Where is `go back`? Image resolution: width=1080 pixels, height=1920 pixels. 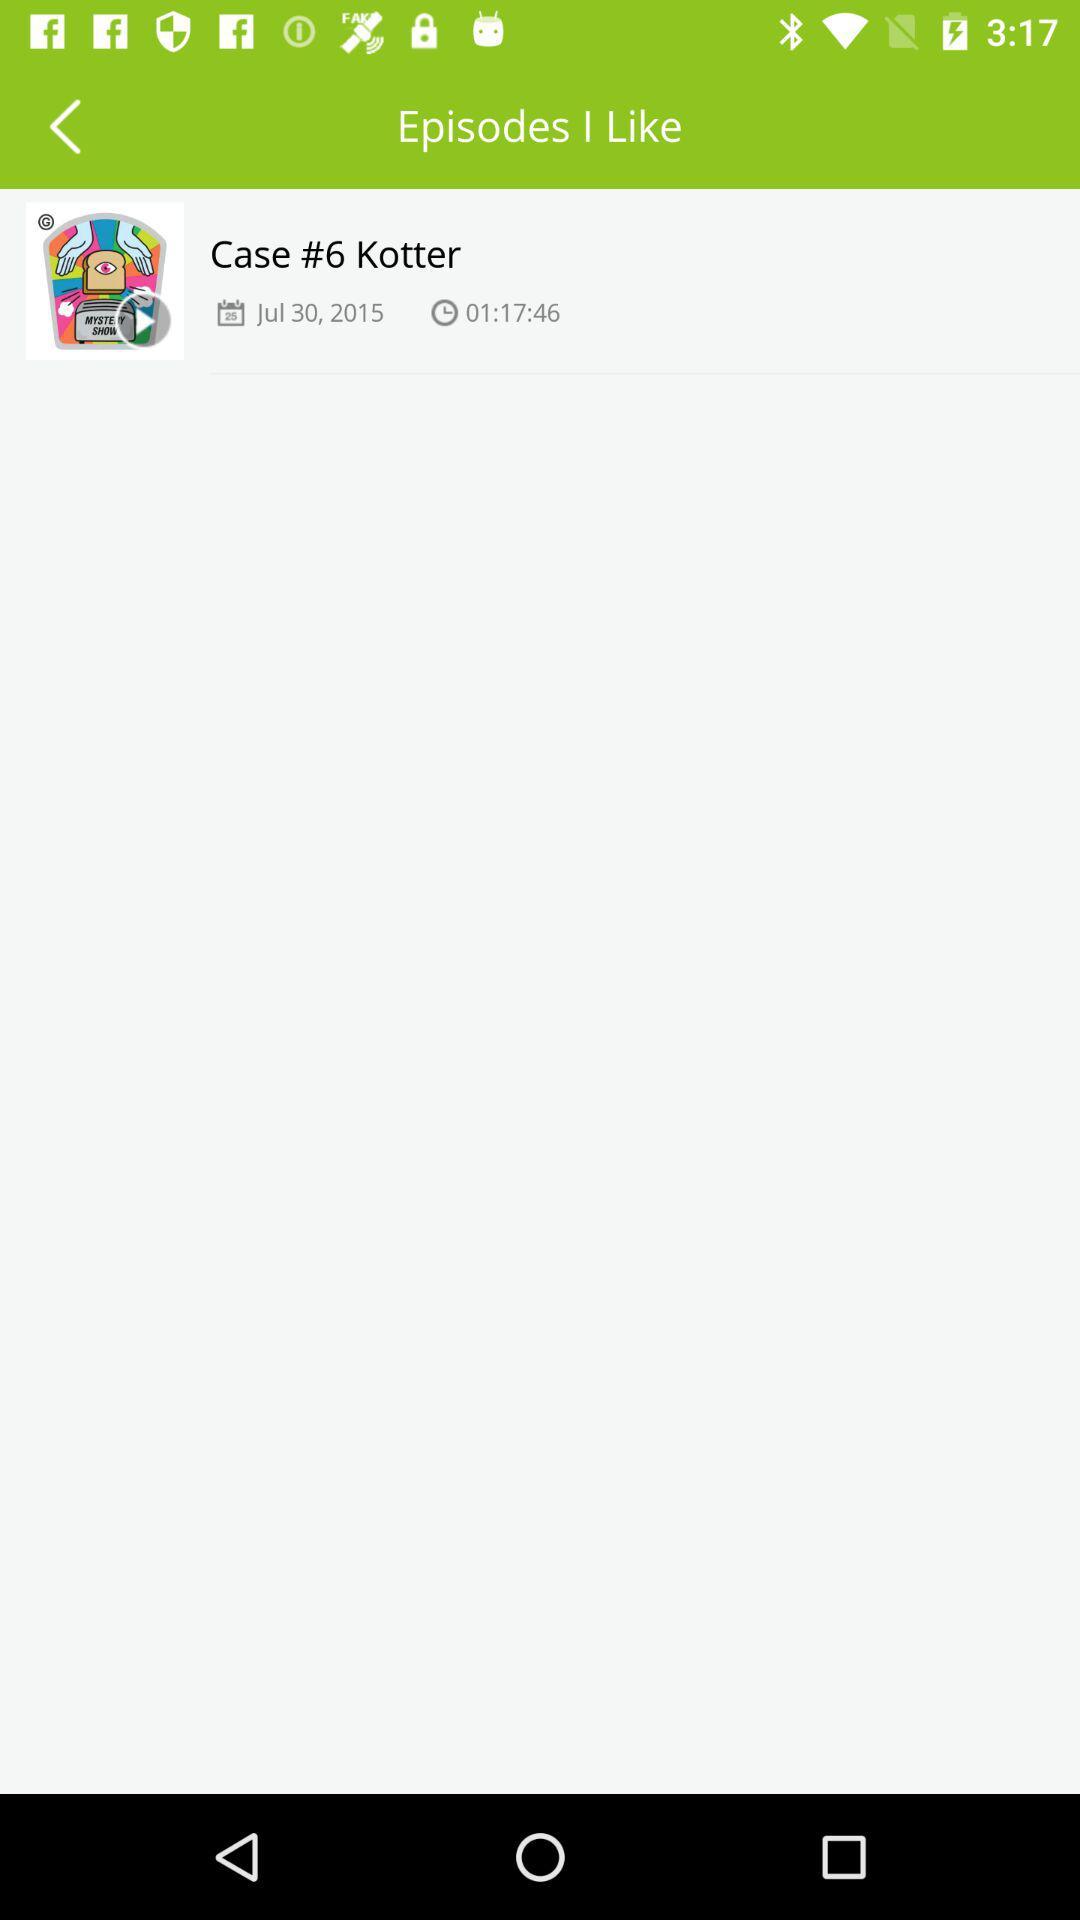 go back is located at coordinates (63, 124).